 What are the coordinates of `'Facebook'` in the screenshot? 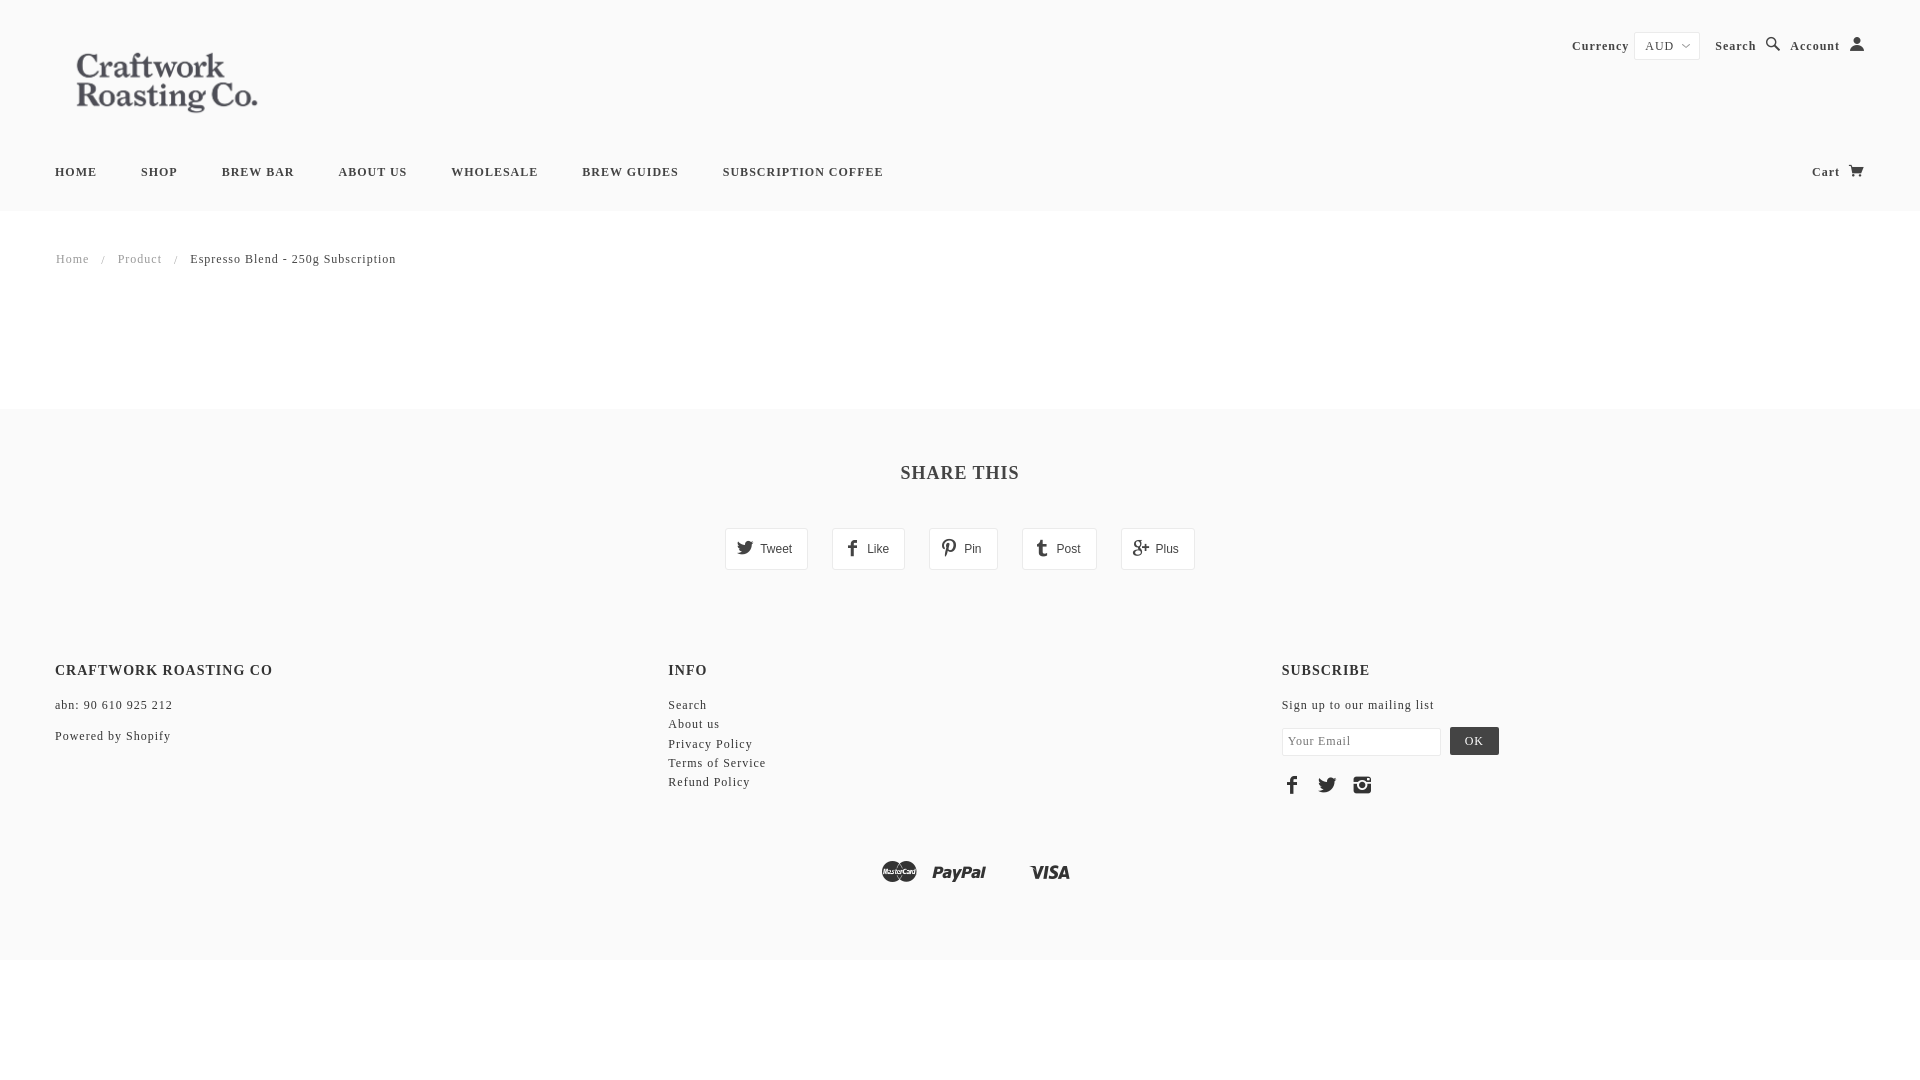 It's located at (1281, 784).